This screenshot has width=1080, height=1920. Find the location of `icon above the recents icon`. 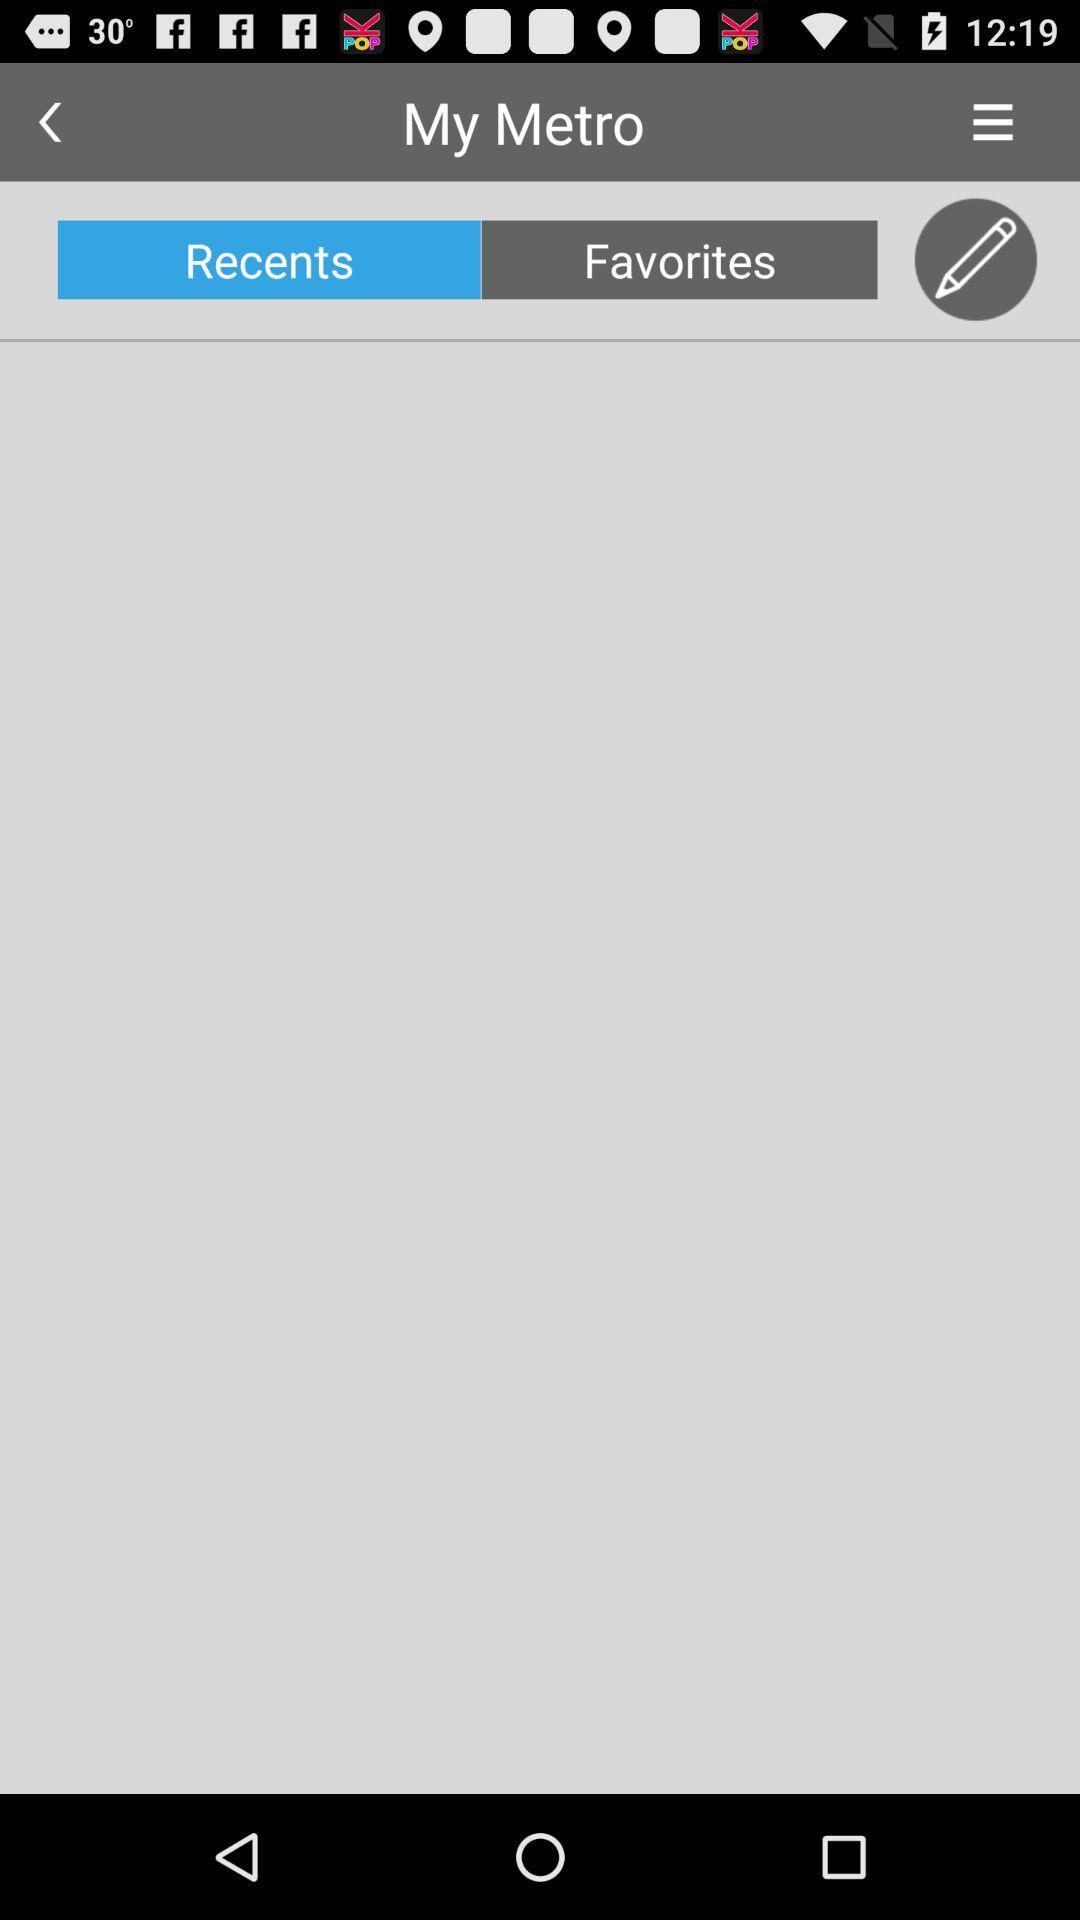

icon above the recents icon is located at coordinates (48, 121).